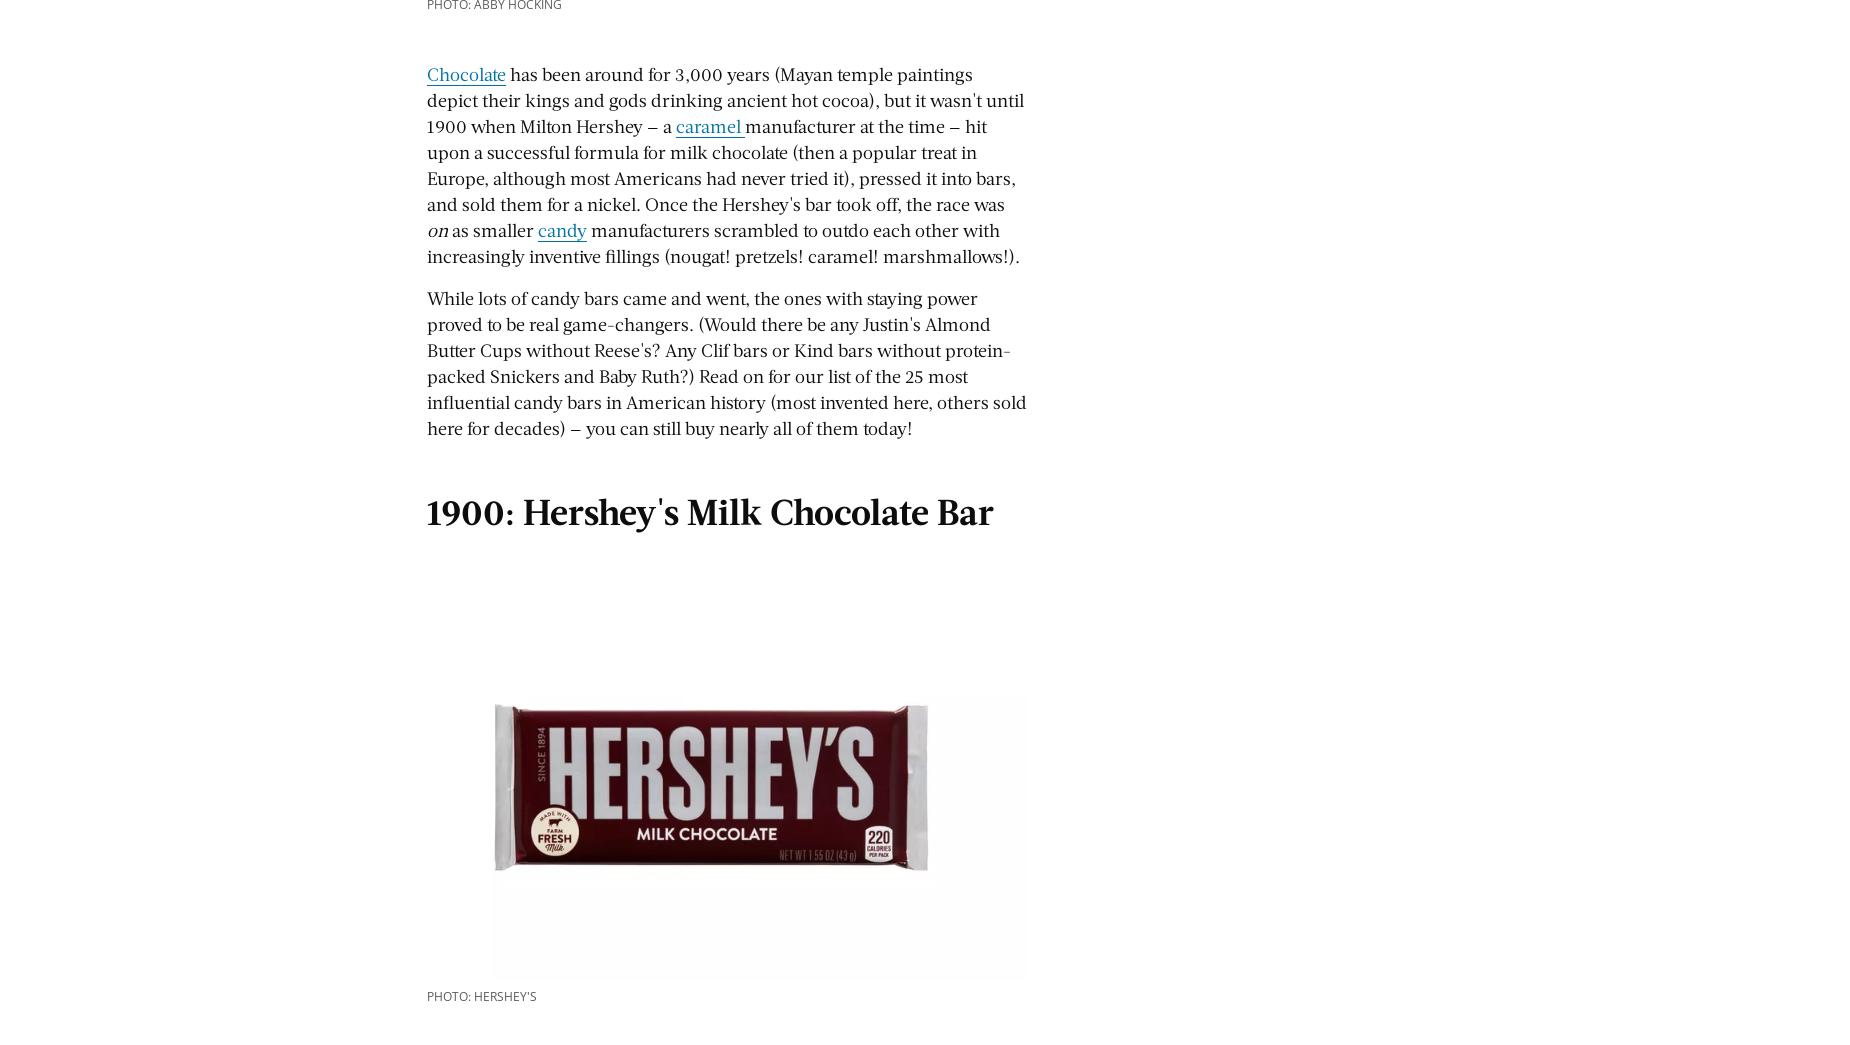 Image resolution: width=1850 pixels, height=1045 pixels. I want to click on 'manufacturer at the time — hit upon a successful formula for milk chocolate (then a popular treat in Europe, although most Americans had never tried it), pressed it into bars, and sold them for a nickel. Once the Hershey's bar took off, the race was', so click(721, 164).